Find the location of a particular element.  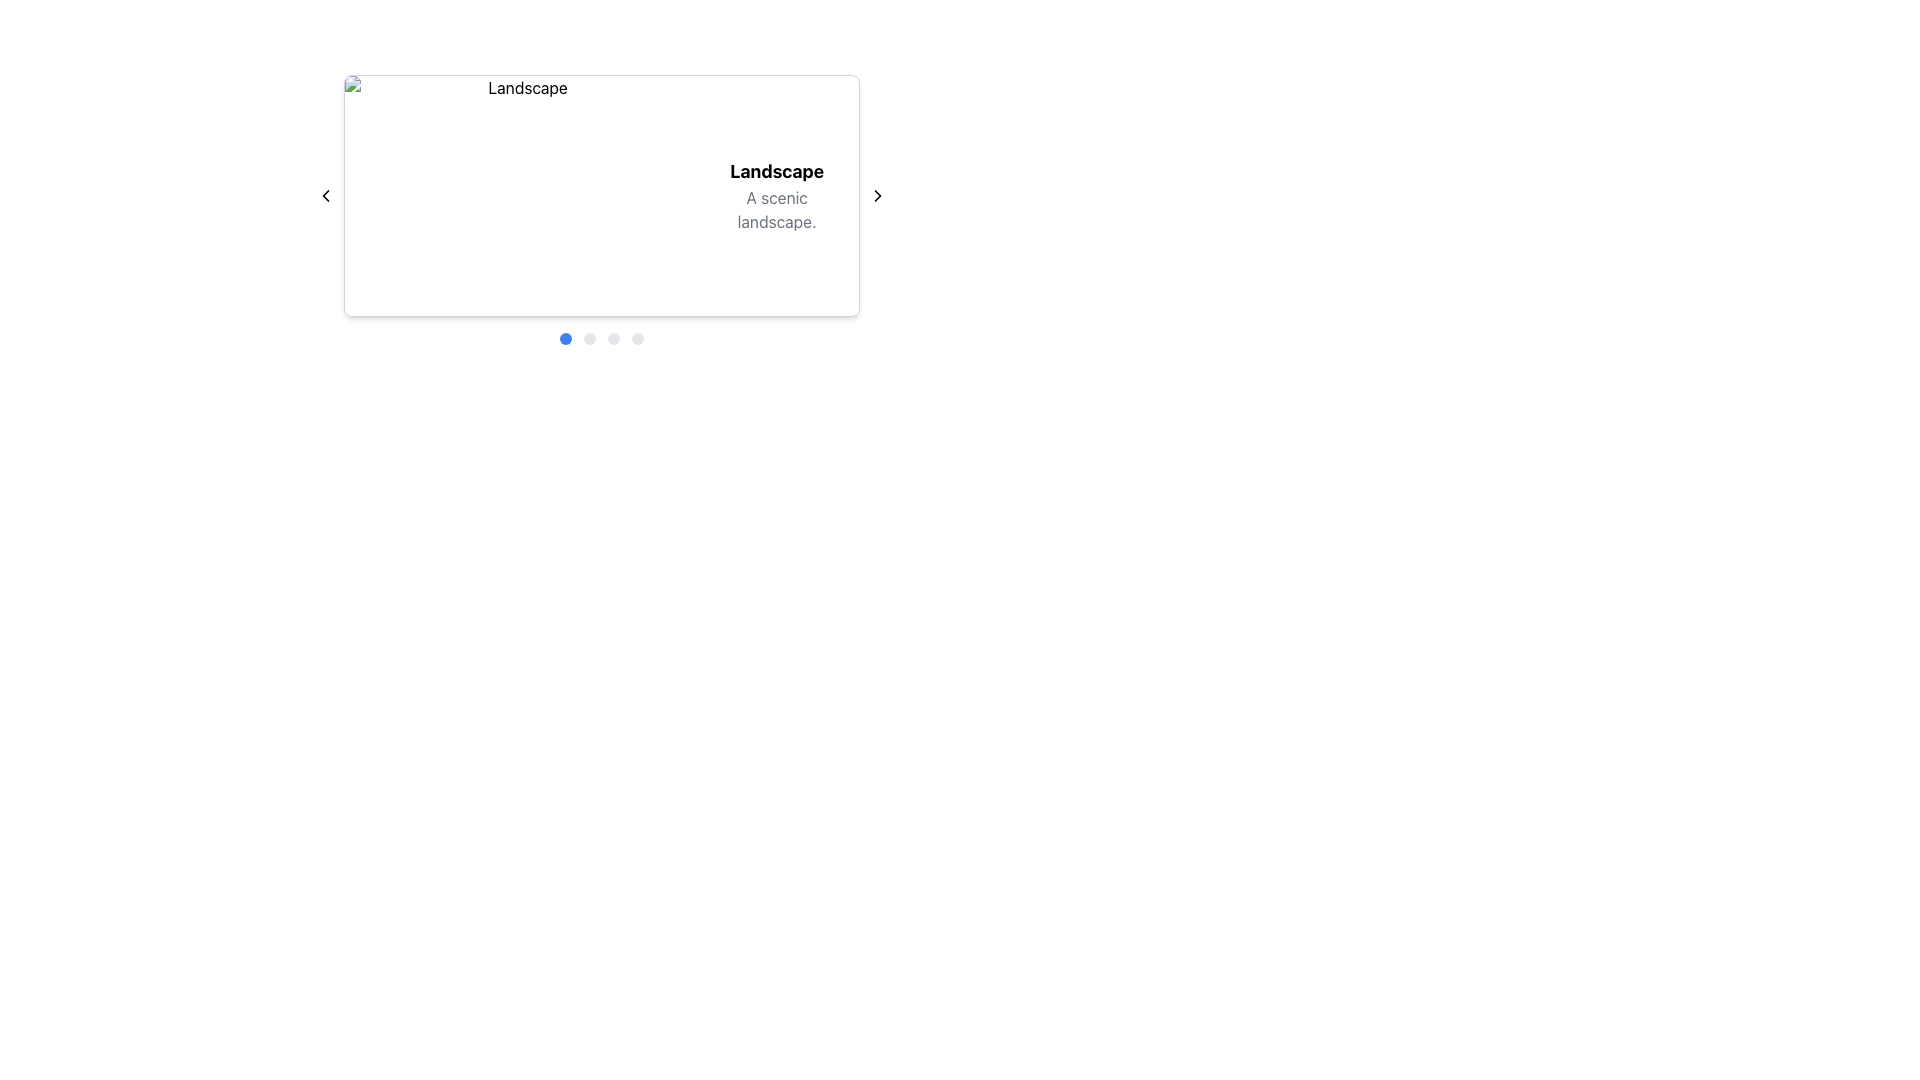

the left-facing chevron icon button within the card titled 'Landscape: A scenic landscape' to activate the hover effect is located at coordinates (326, 196).